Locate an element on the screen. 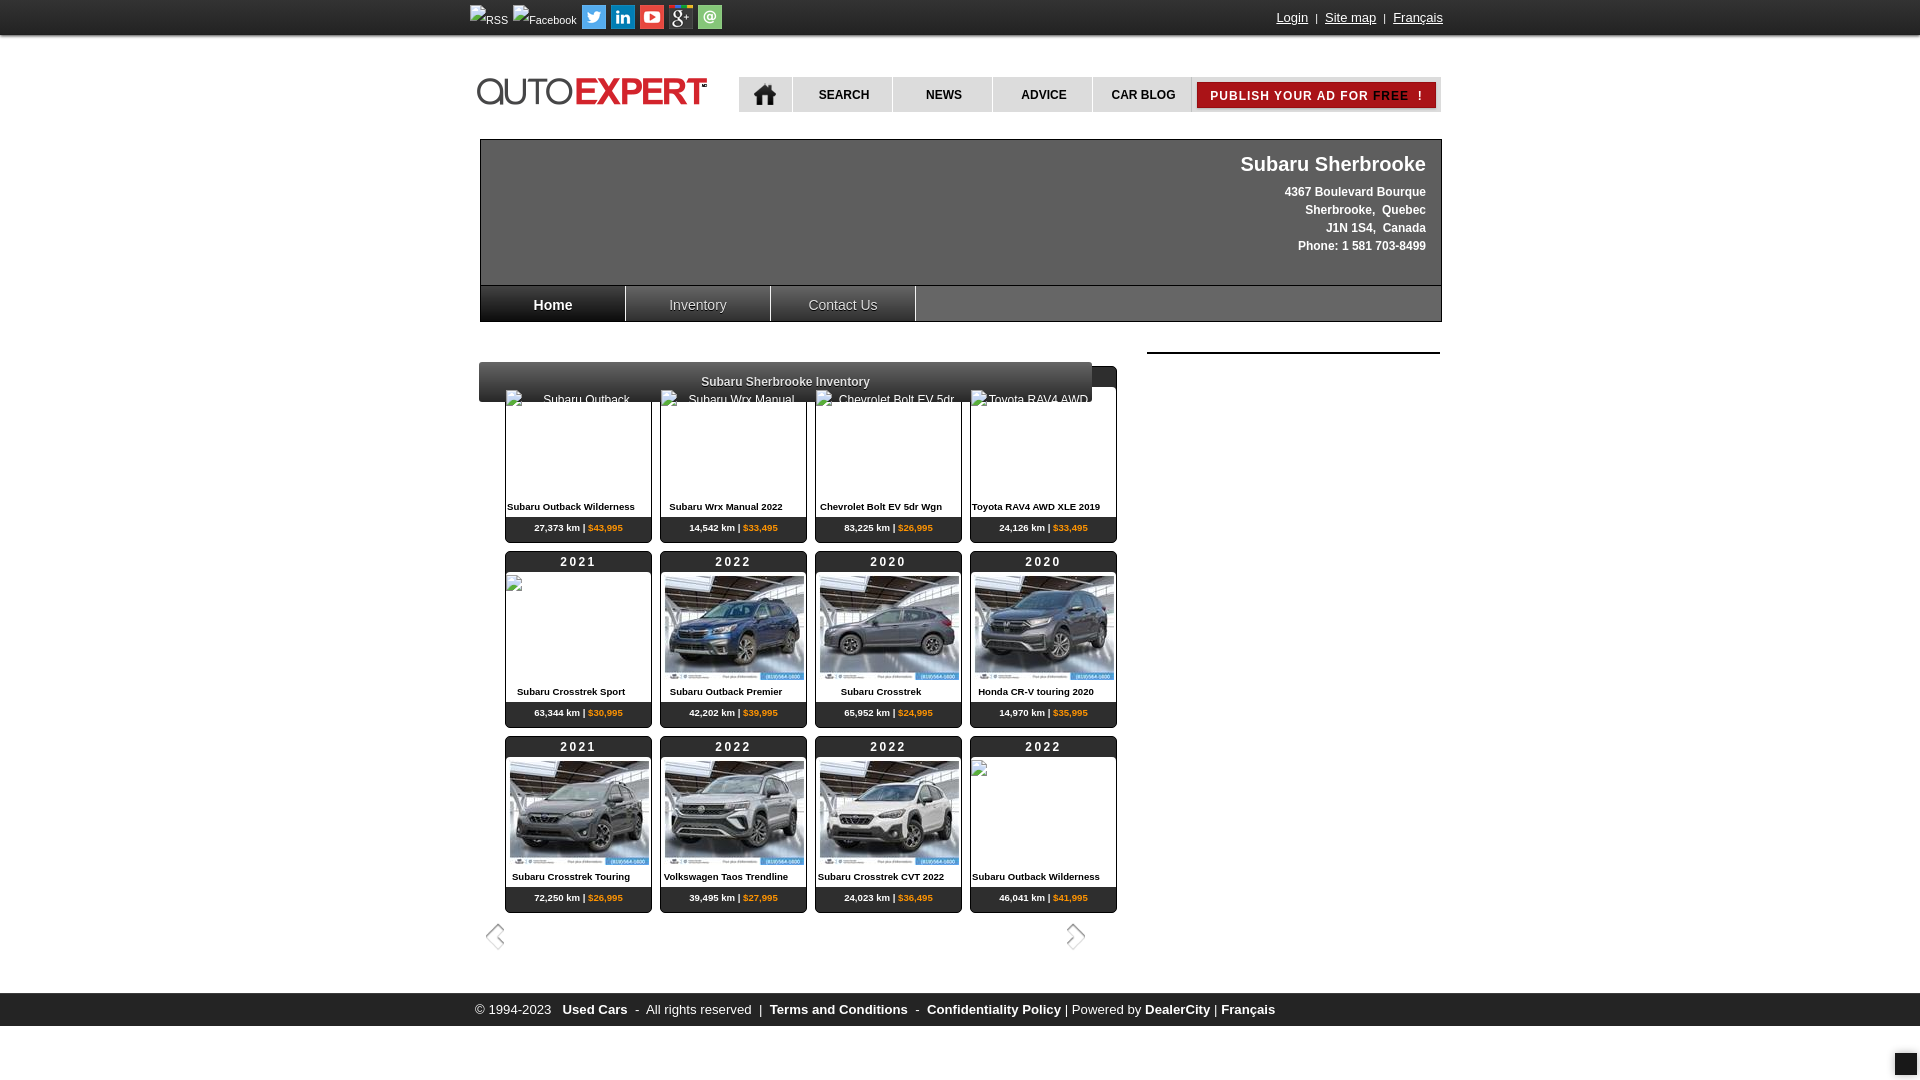  'Confidentiality Policy' is located at coordinates (925, 1009).